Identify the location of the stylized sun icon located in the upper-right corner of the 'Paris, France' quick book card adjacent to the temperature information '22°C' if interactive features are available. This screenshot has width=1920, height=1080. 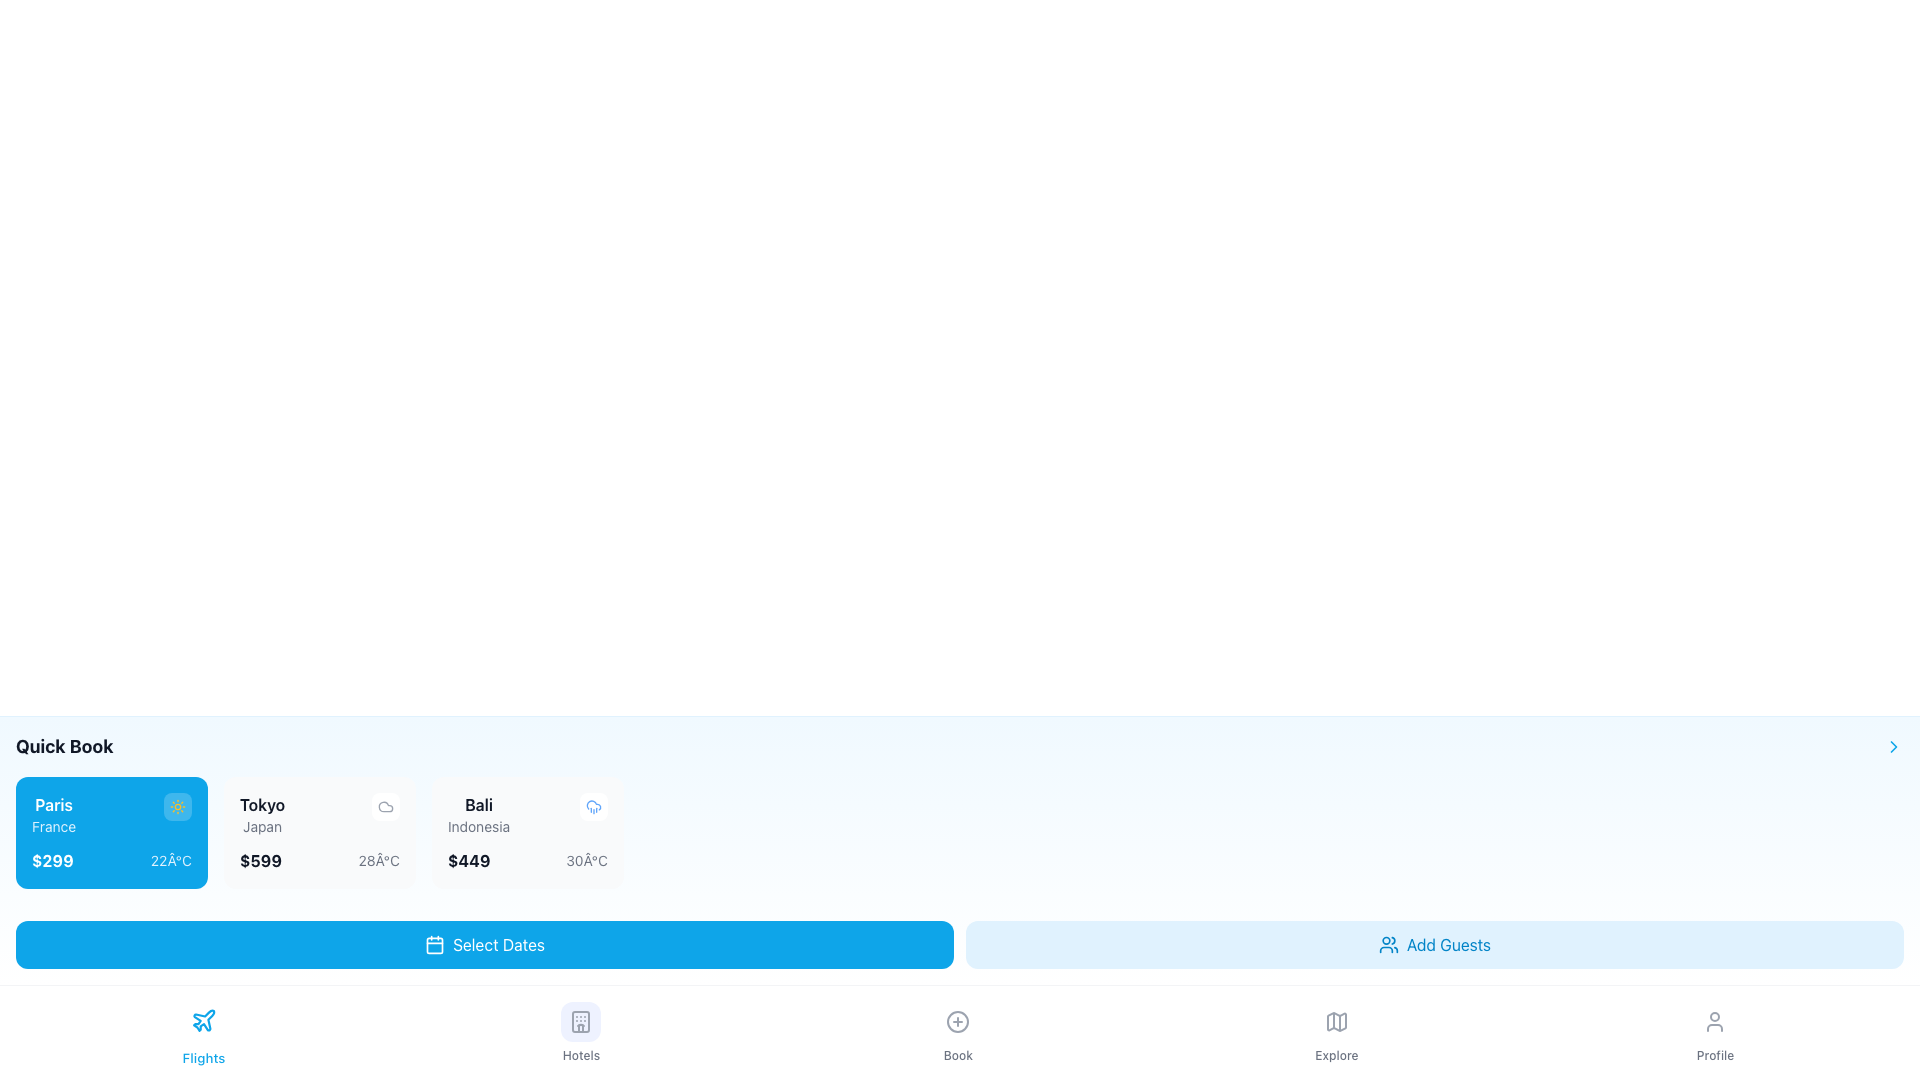
(177, 805).